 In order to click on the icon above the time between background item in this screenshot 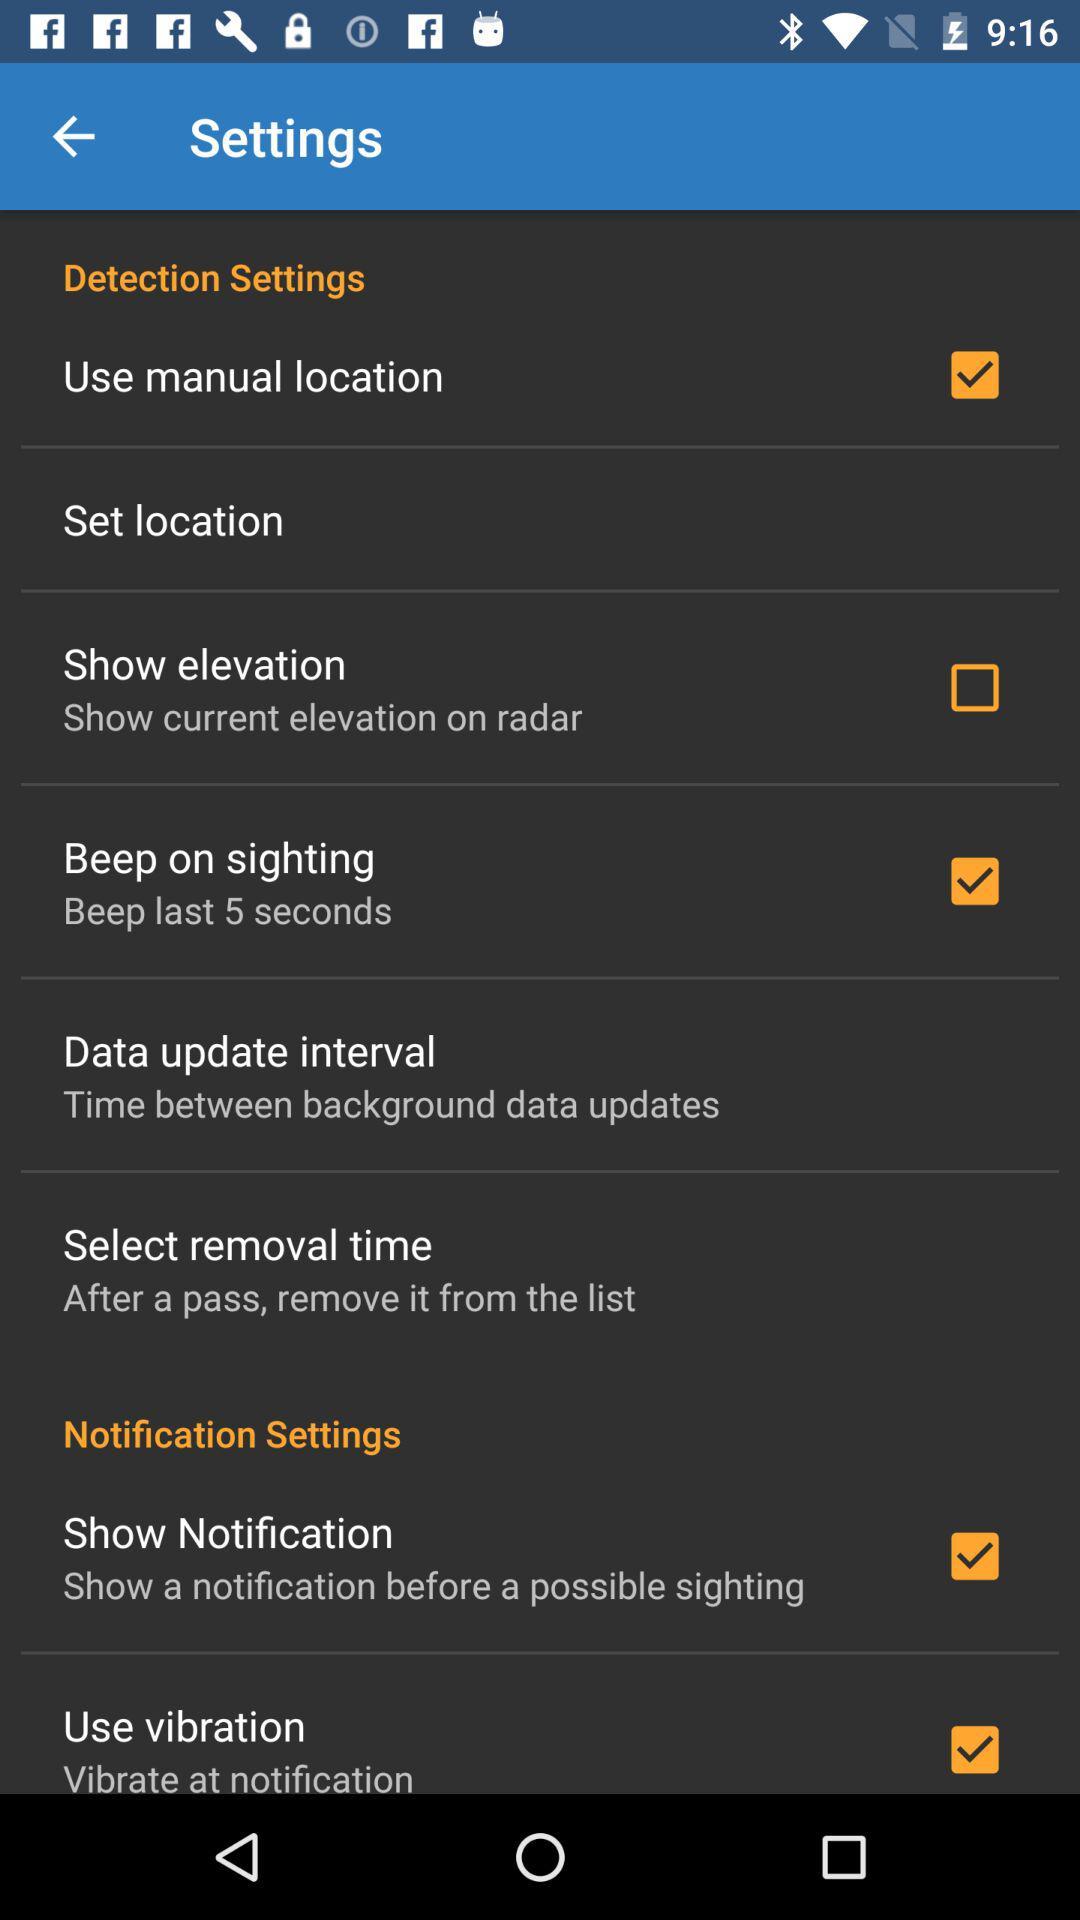, I will do `click(248, 1049)`.